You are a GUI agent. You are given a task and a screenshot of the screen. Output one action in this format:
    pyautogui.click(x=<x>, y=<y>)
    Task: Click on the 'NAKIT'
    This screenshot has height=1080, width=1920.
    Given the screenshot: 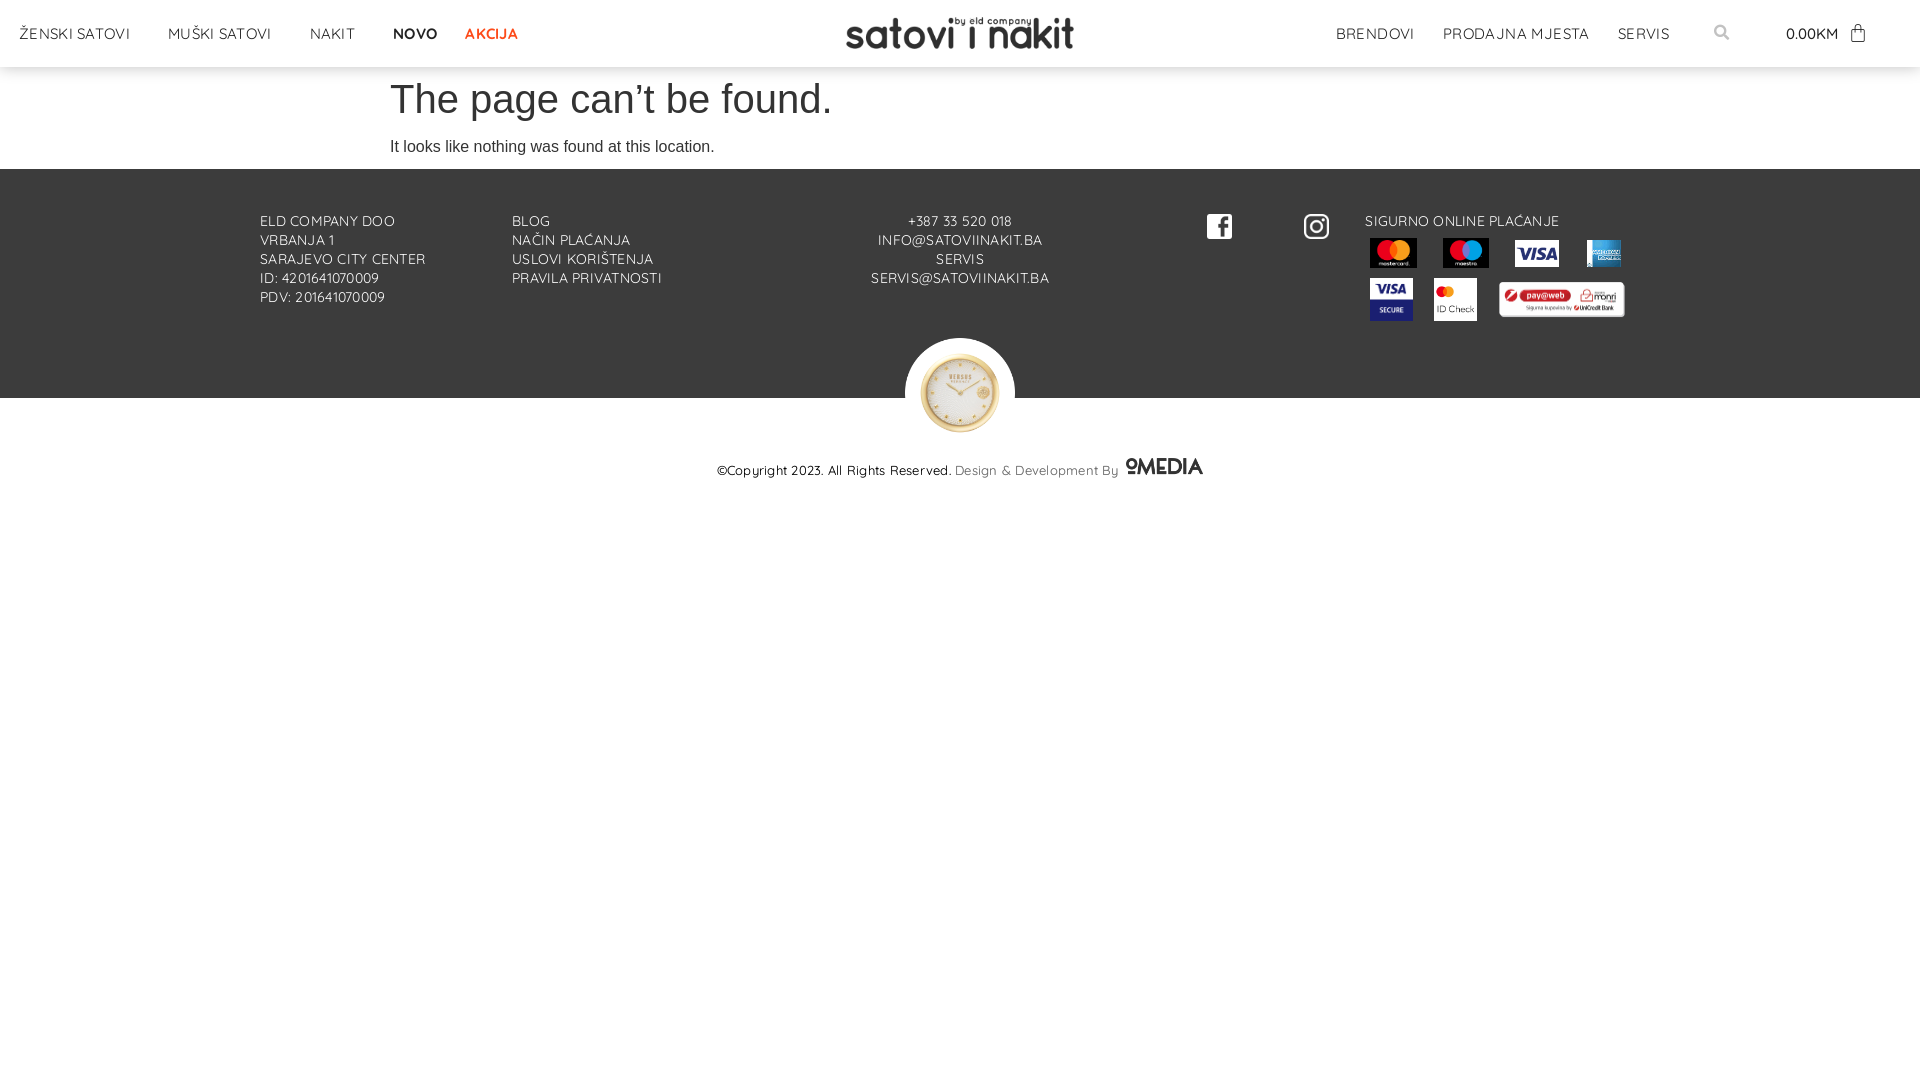 What is the action you would take?
    pyautogui.click(x=300, y=33)
    